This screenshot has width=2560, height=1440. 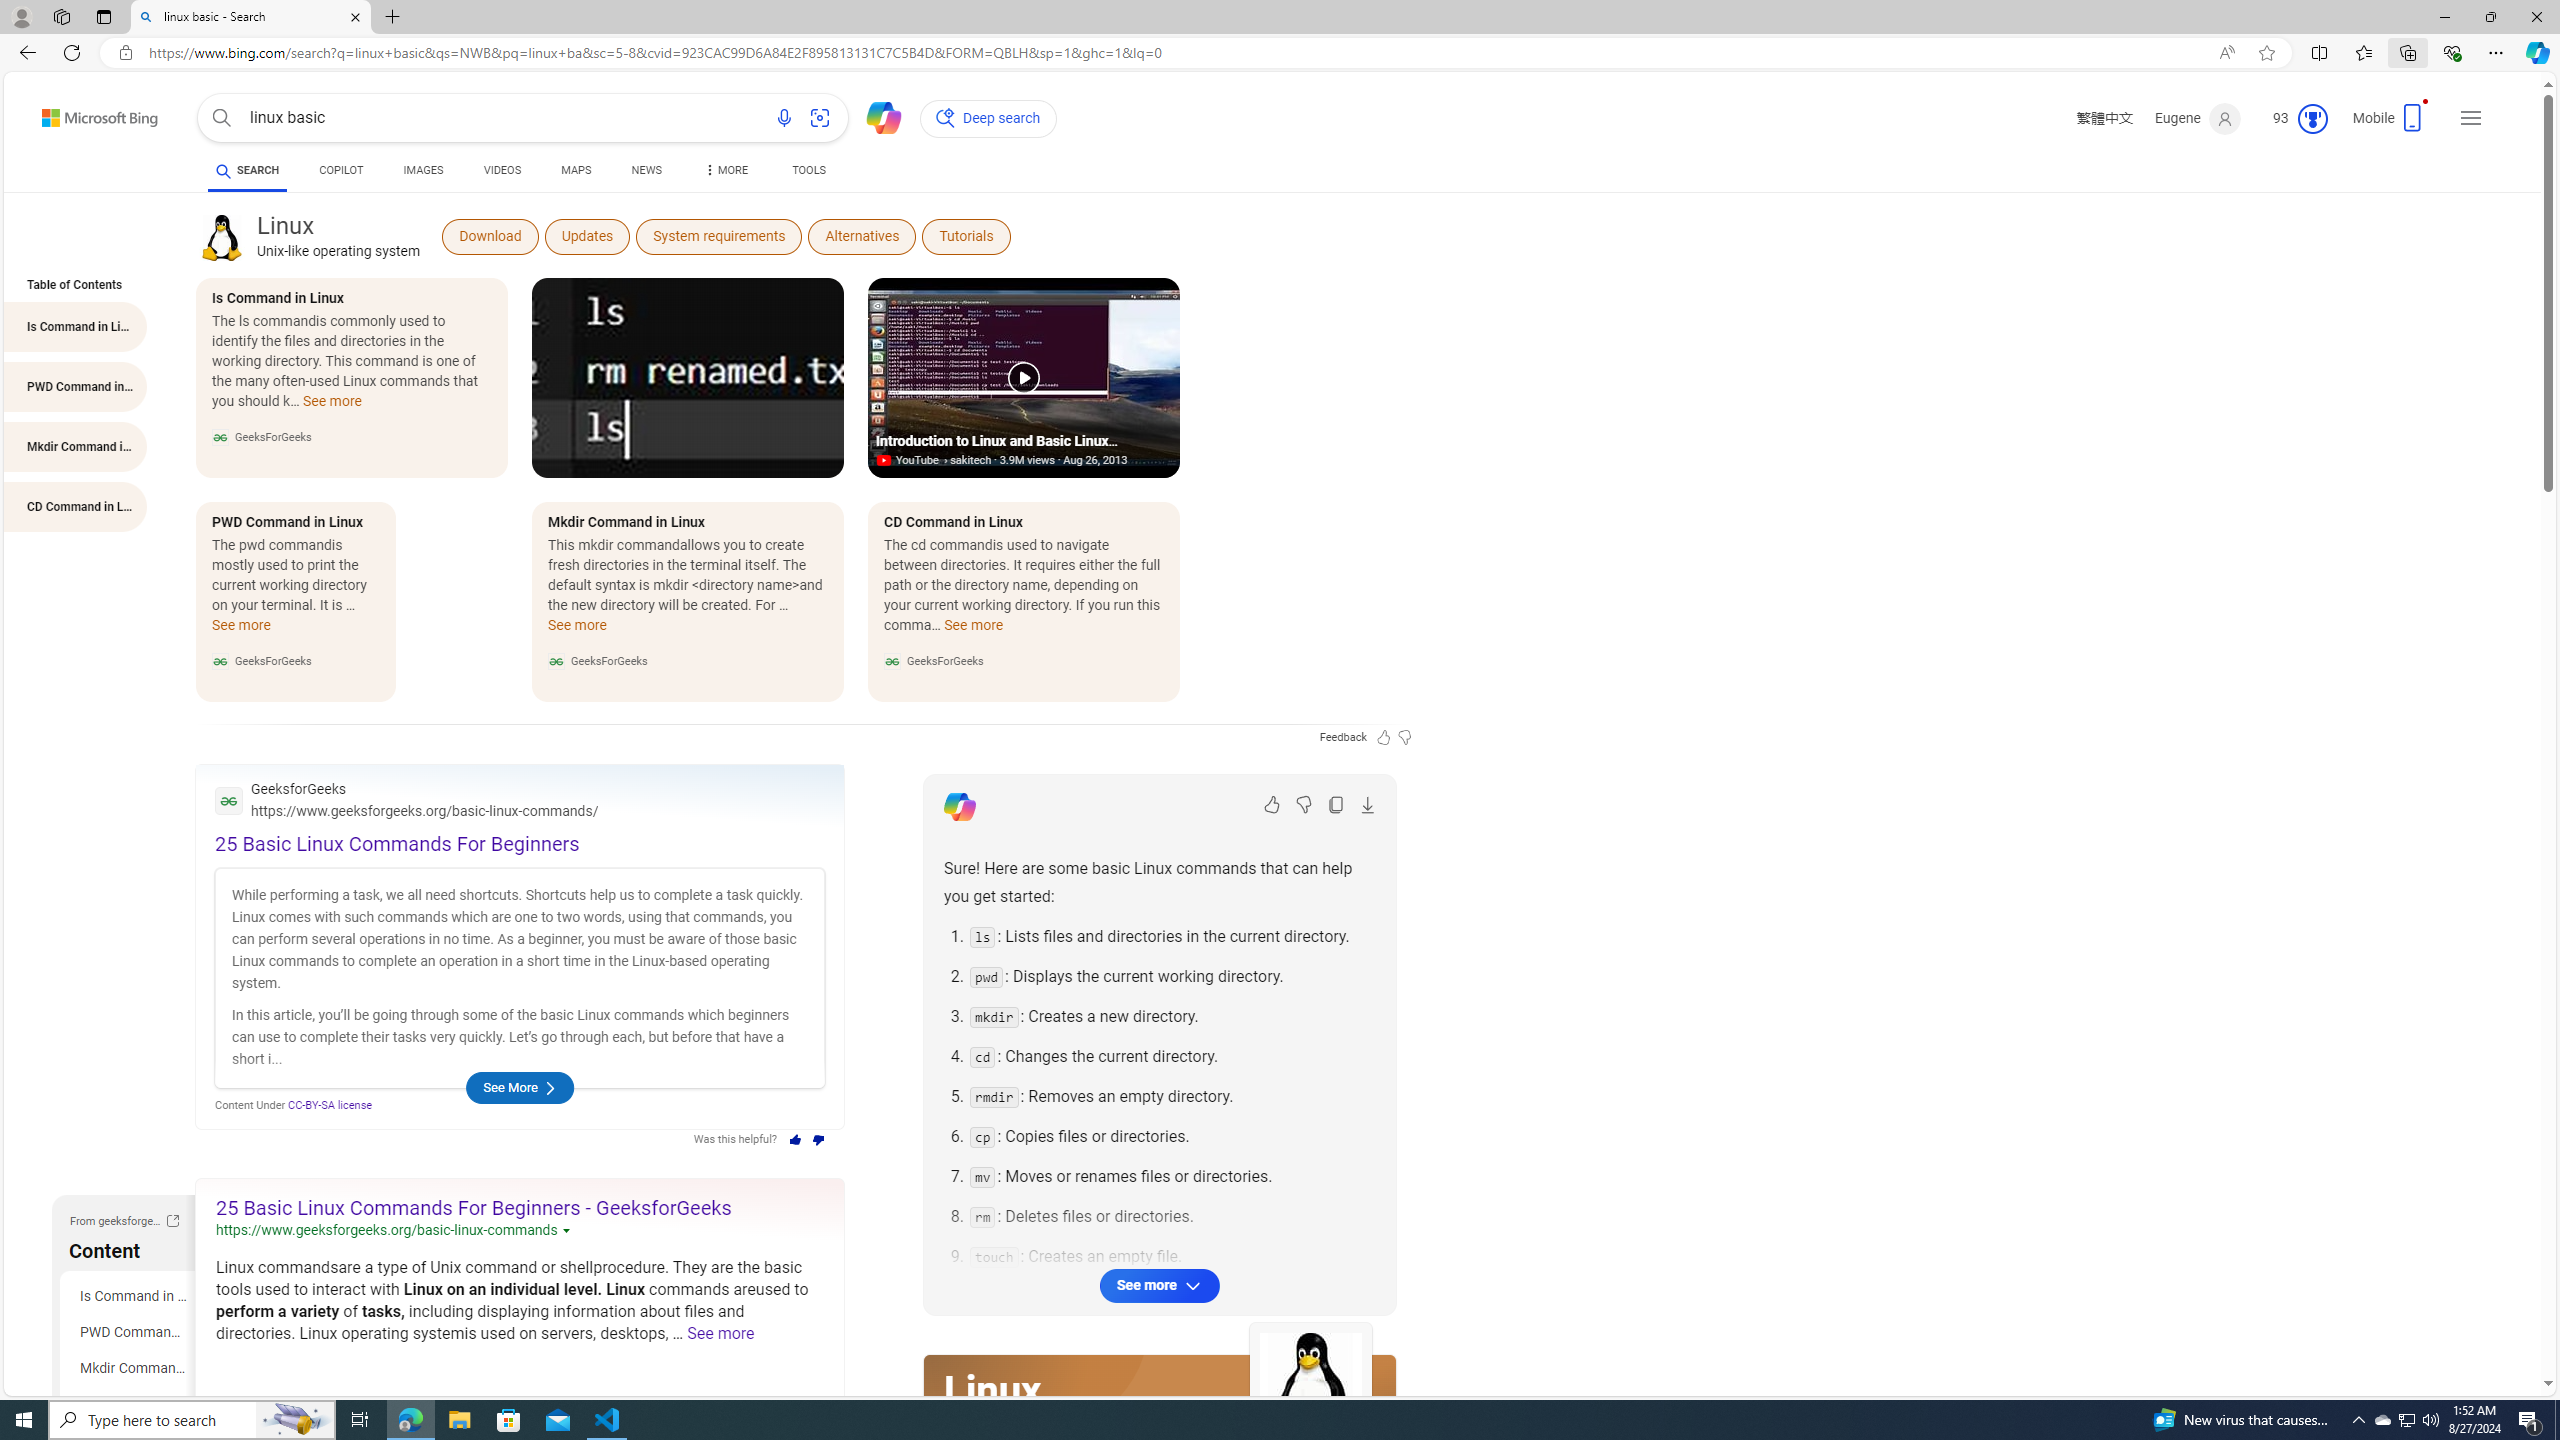 I want to click on 'Tutorials', so click(x=966, y=235).